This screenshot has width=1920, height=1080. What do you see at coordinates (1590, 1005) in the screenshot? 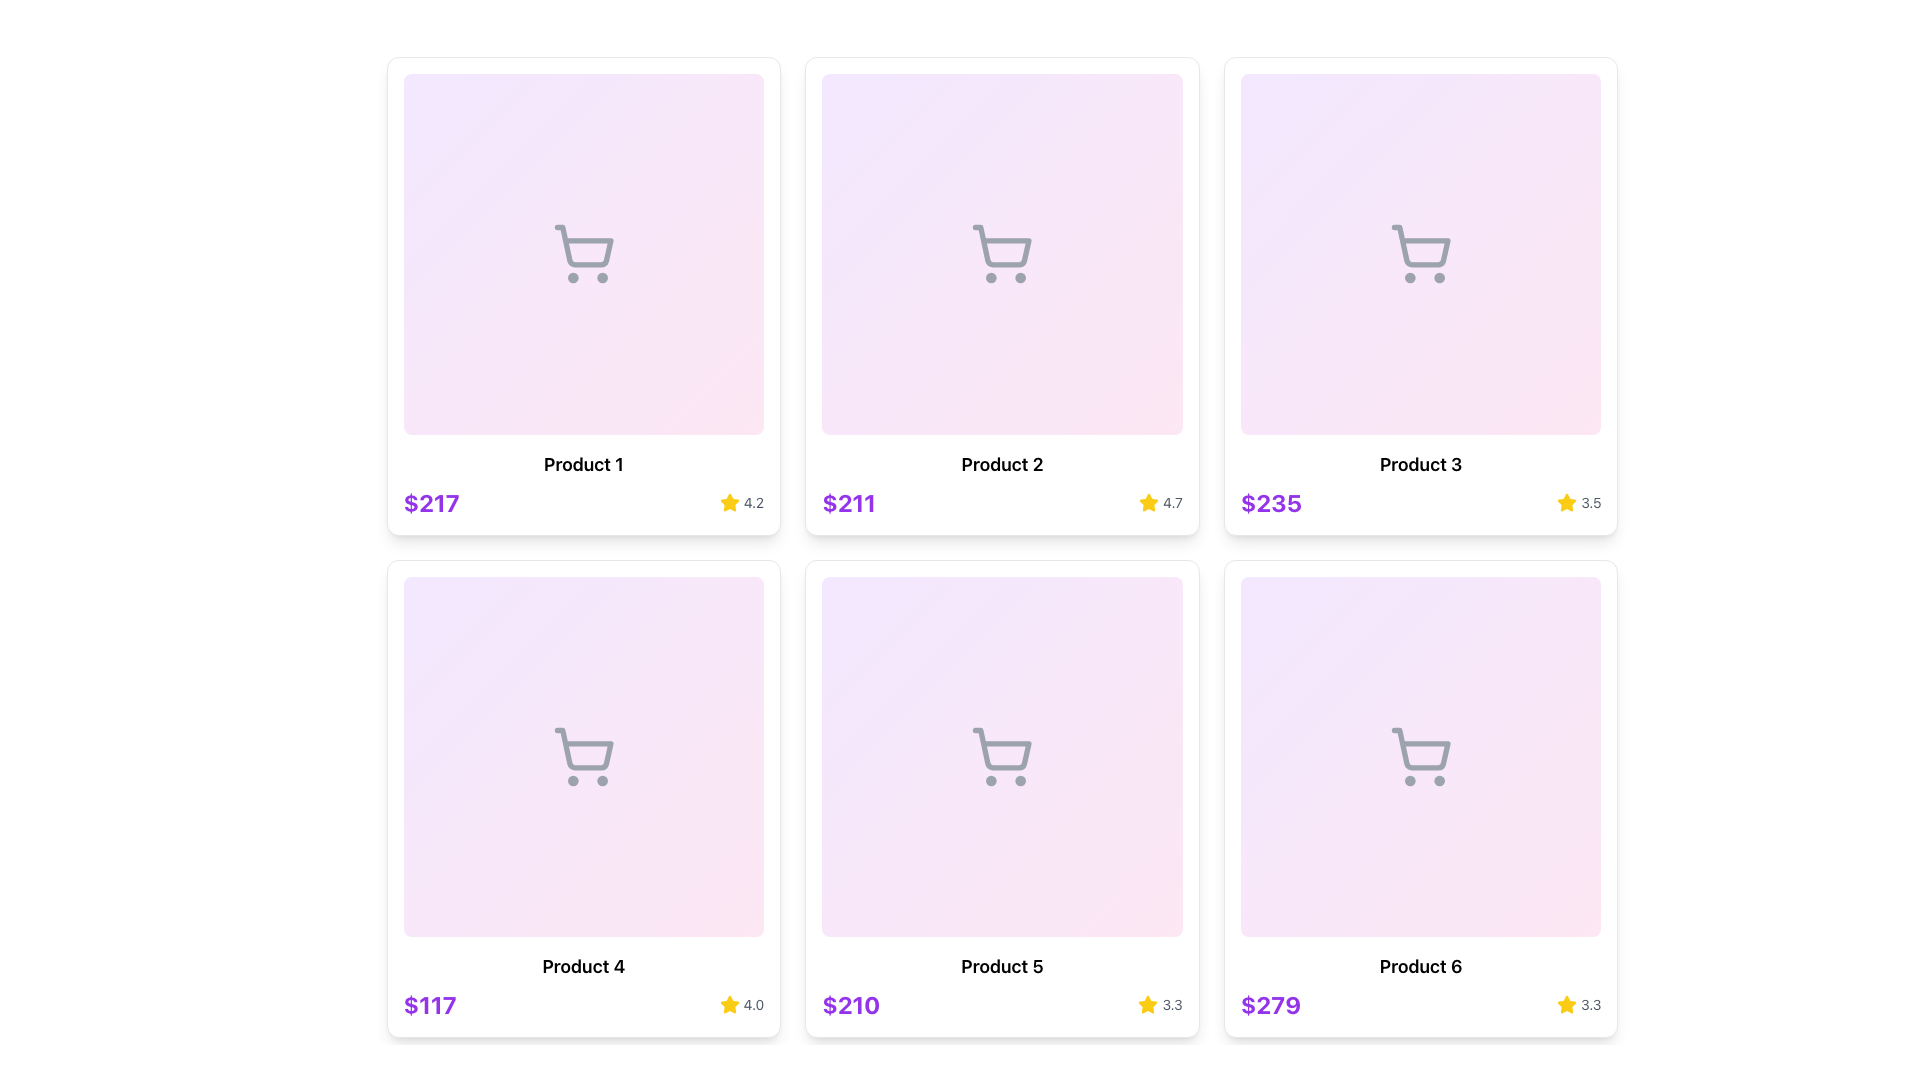
I see `the content of the rating text label displayed for 'Product 5', which is located below the product name and next to the star icon in the ratings section` at bounding box center [1590, 1005].